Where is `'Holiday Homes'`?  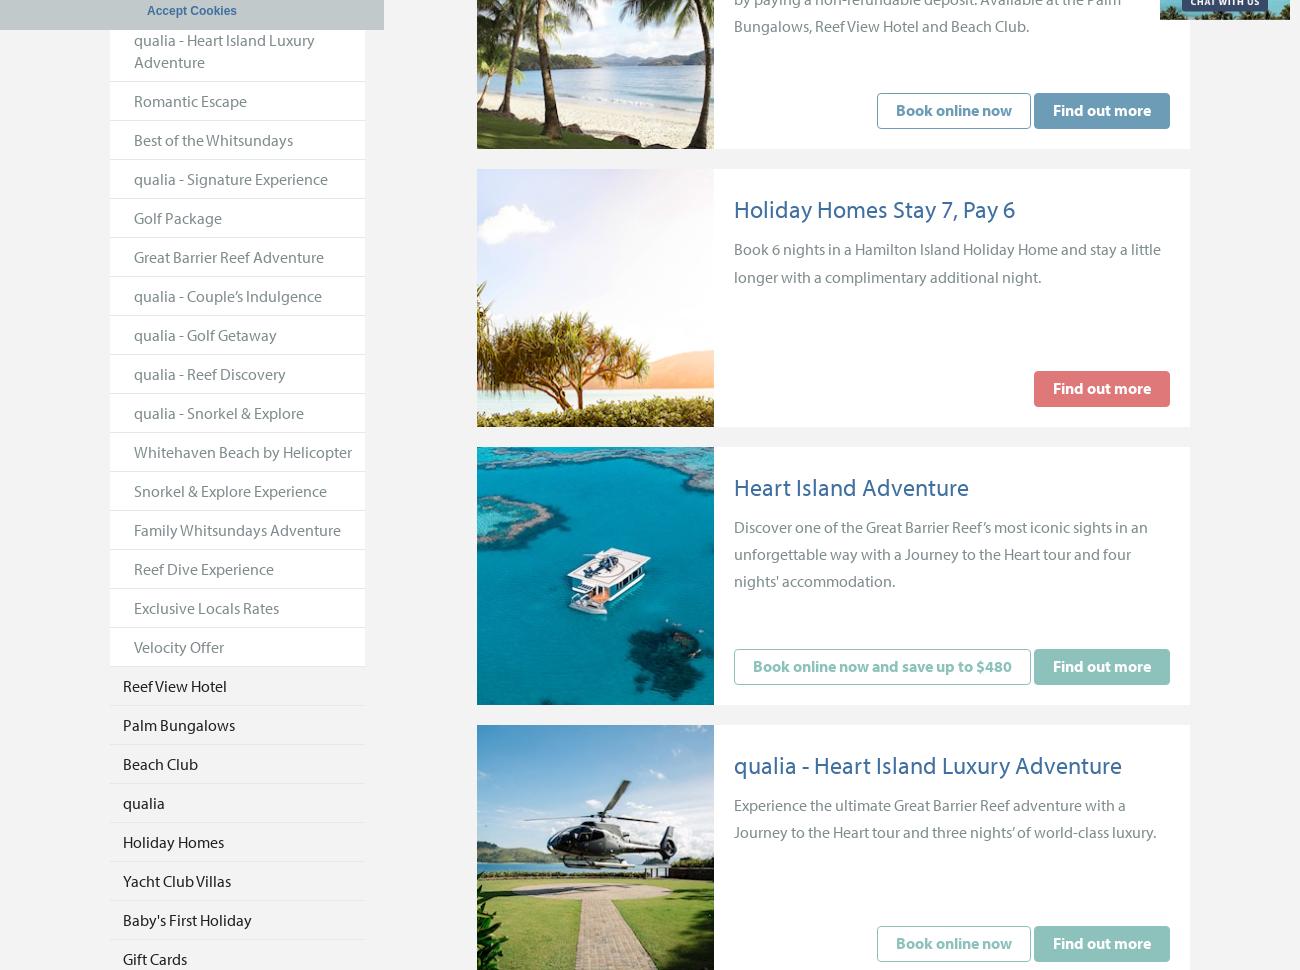
'Holiday Homes' is located at coordinates (173, 839).